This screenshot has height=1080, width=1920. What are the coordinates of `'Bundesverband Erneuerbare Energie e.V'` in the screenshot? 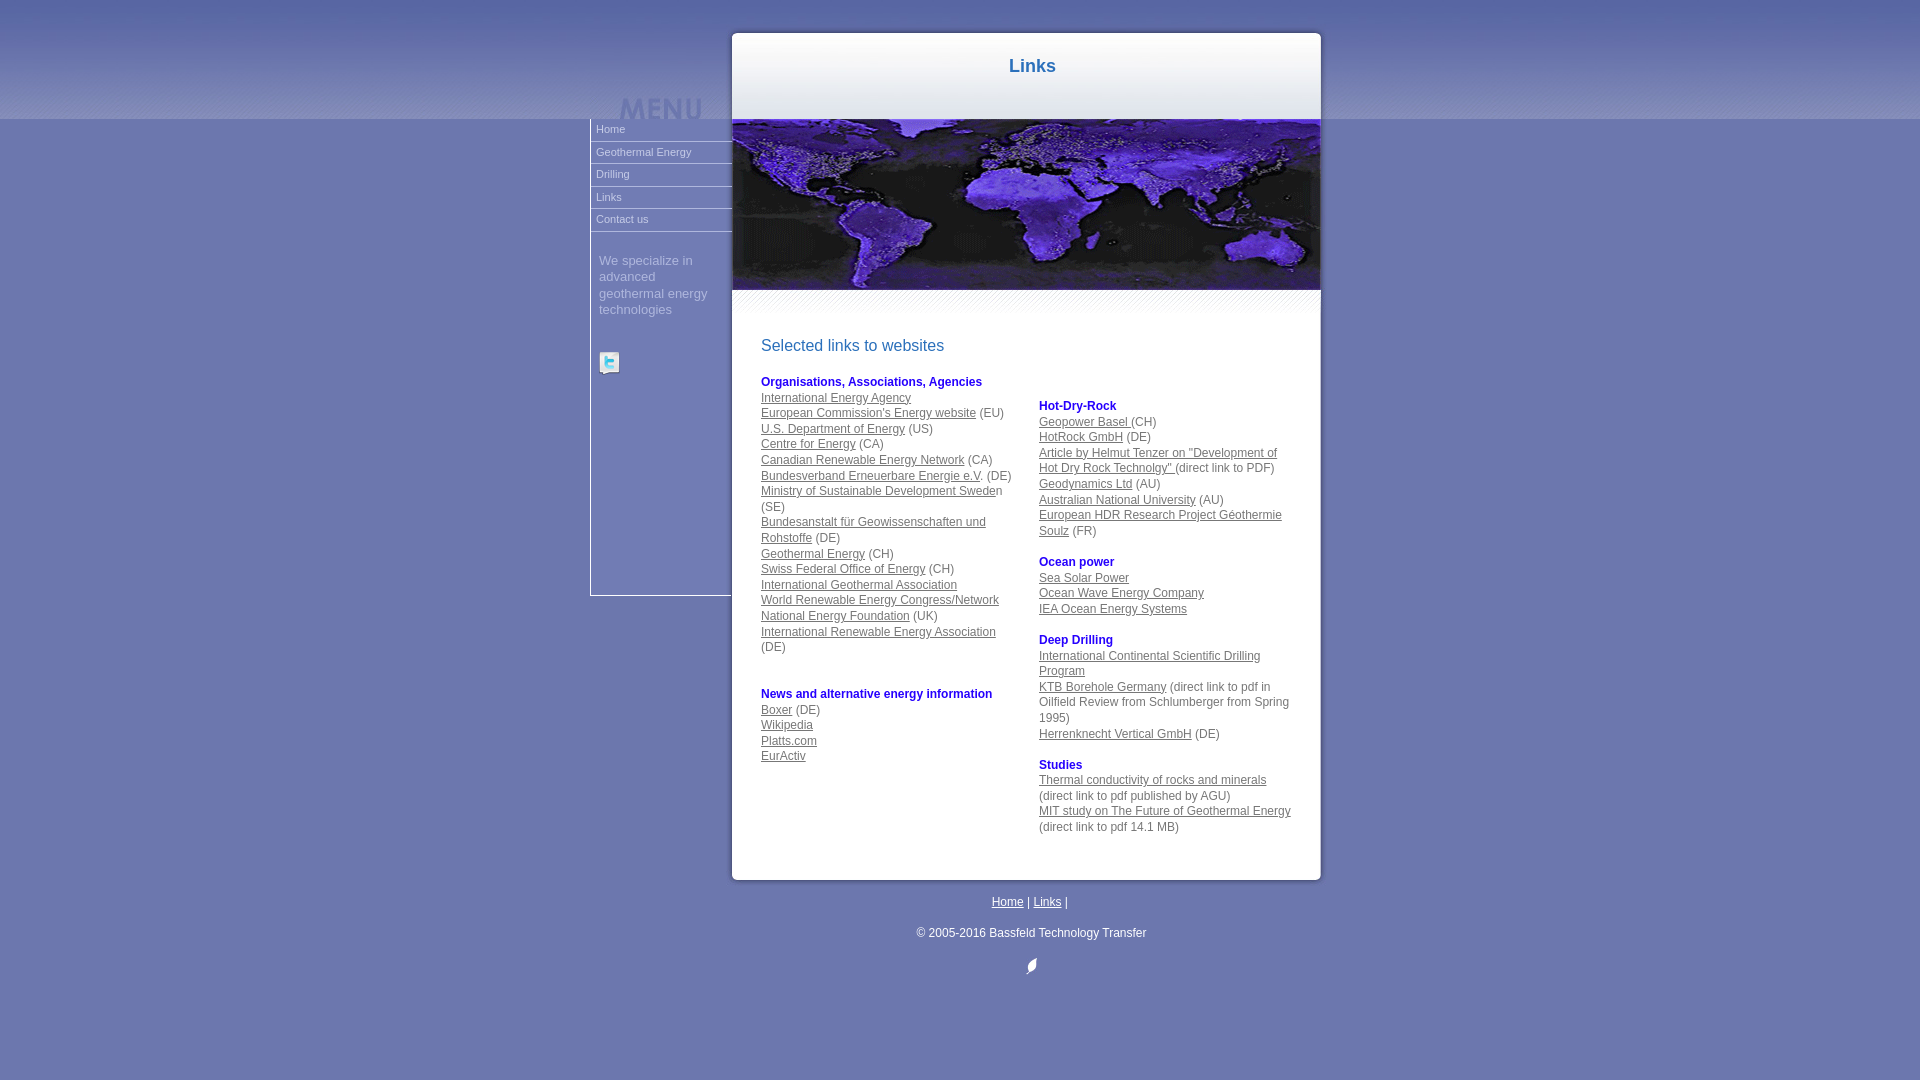 It's located at (760, 475).